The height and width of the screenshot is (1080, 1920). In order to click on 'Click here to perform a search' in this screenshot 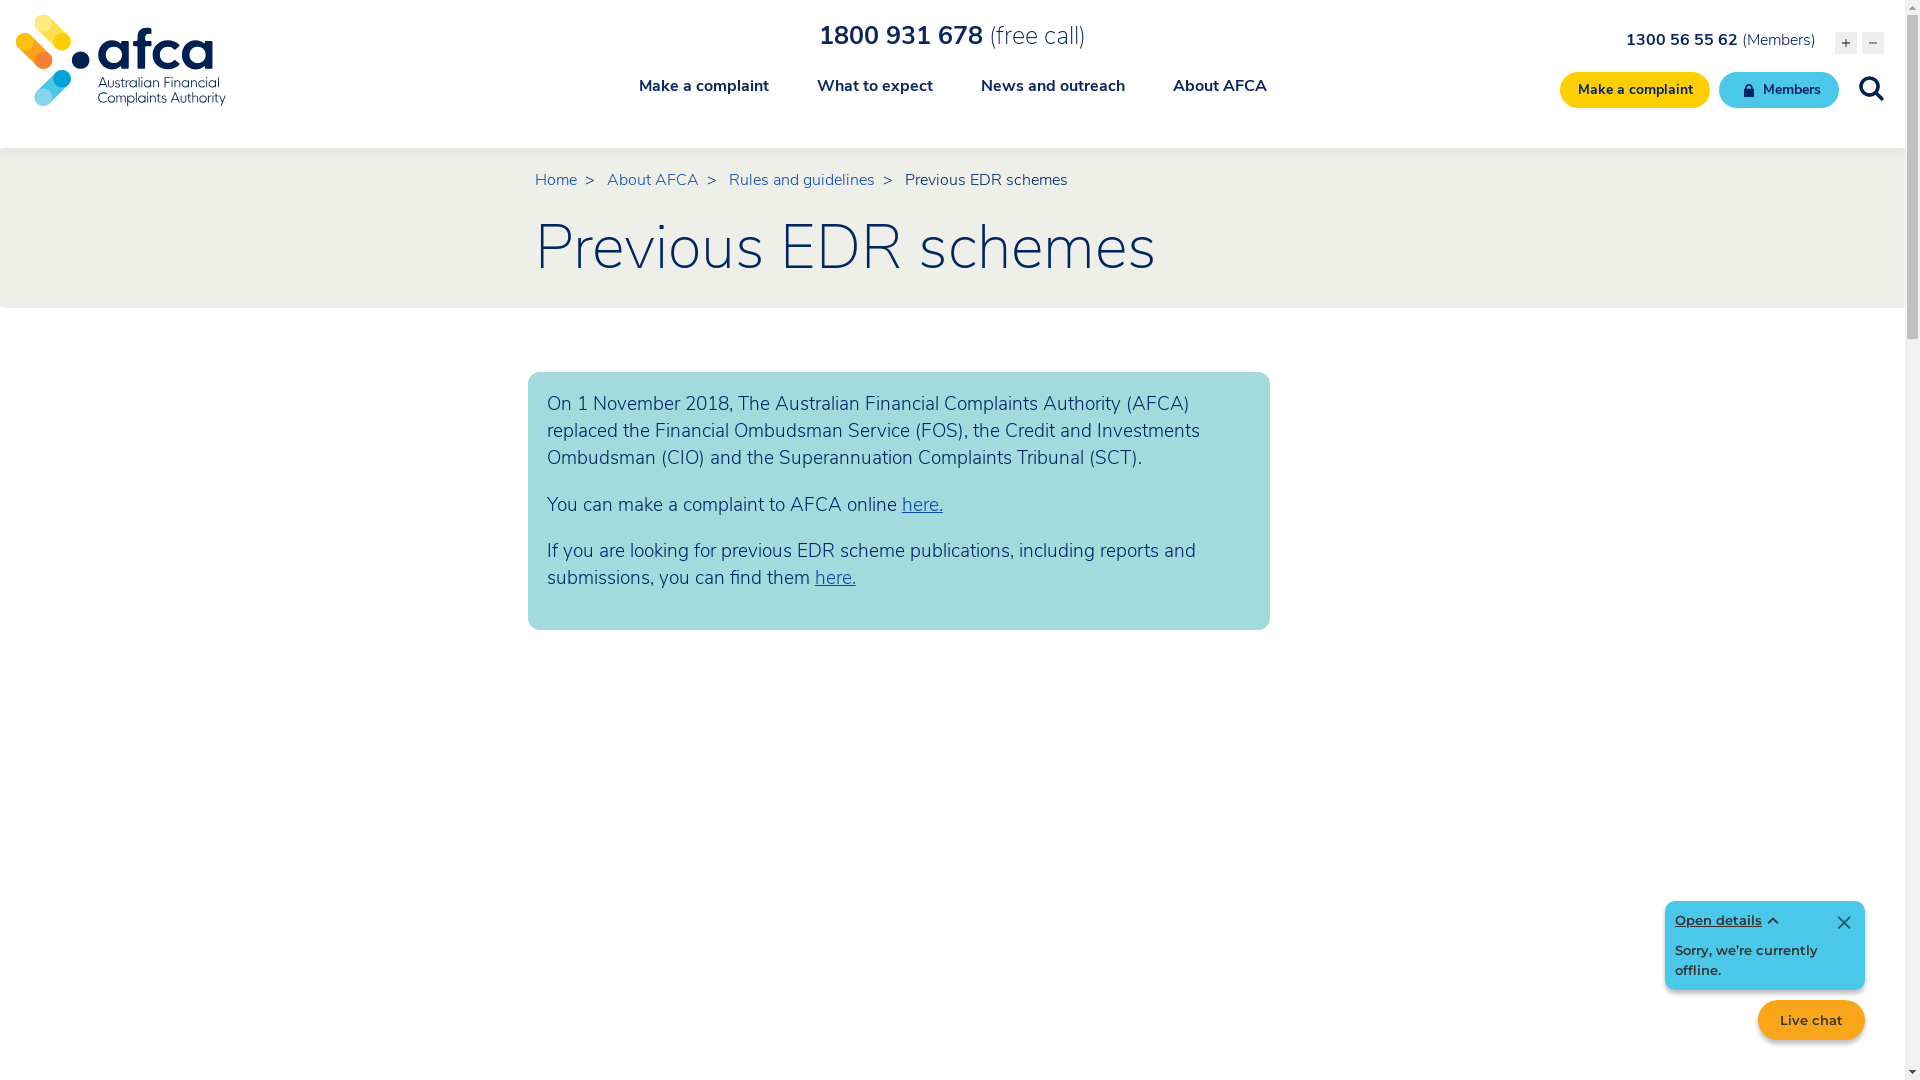, I will do `click(1870, 87)`.